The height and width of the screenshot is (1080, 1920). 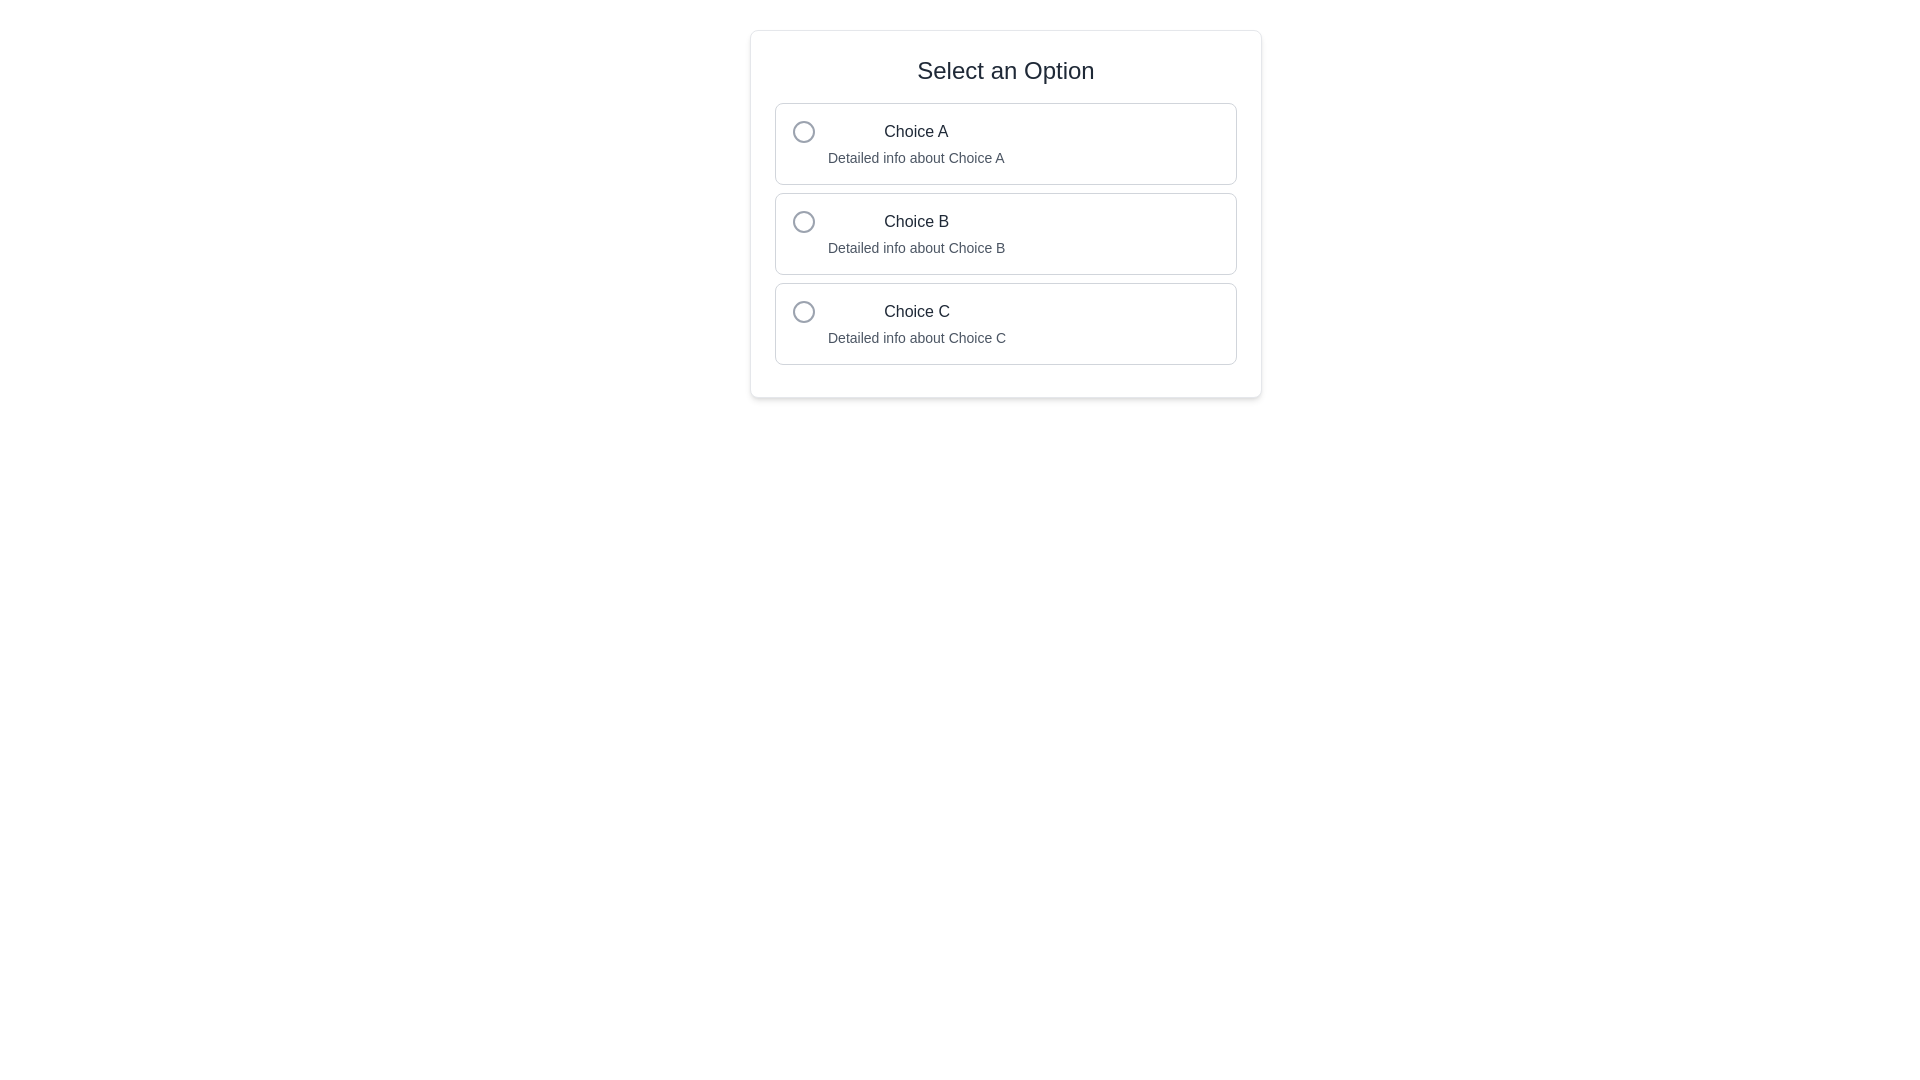 I want to click on the Text block displaying 'Choice B' with detailed info about it, which is the second option in a vertical list of choices, so click(x=915, y=233).